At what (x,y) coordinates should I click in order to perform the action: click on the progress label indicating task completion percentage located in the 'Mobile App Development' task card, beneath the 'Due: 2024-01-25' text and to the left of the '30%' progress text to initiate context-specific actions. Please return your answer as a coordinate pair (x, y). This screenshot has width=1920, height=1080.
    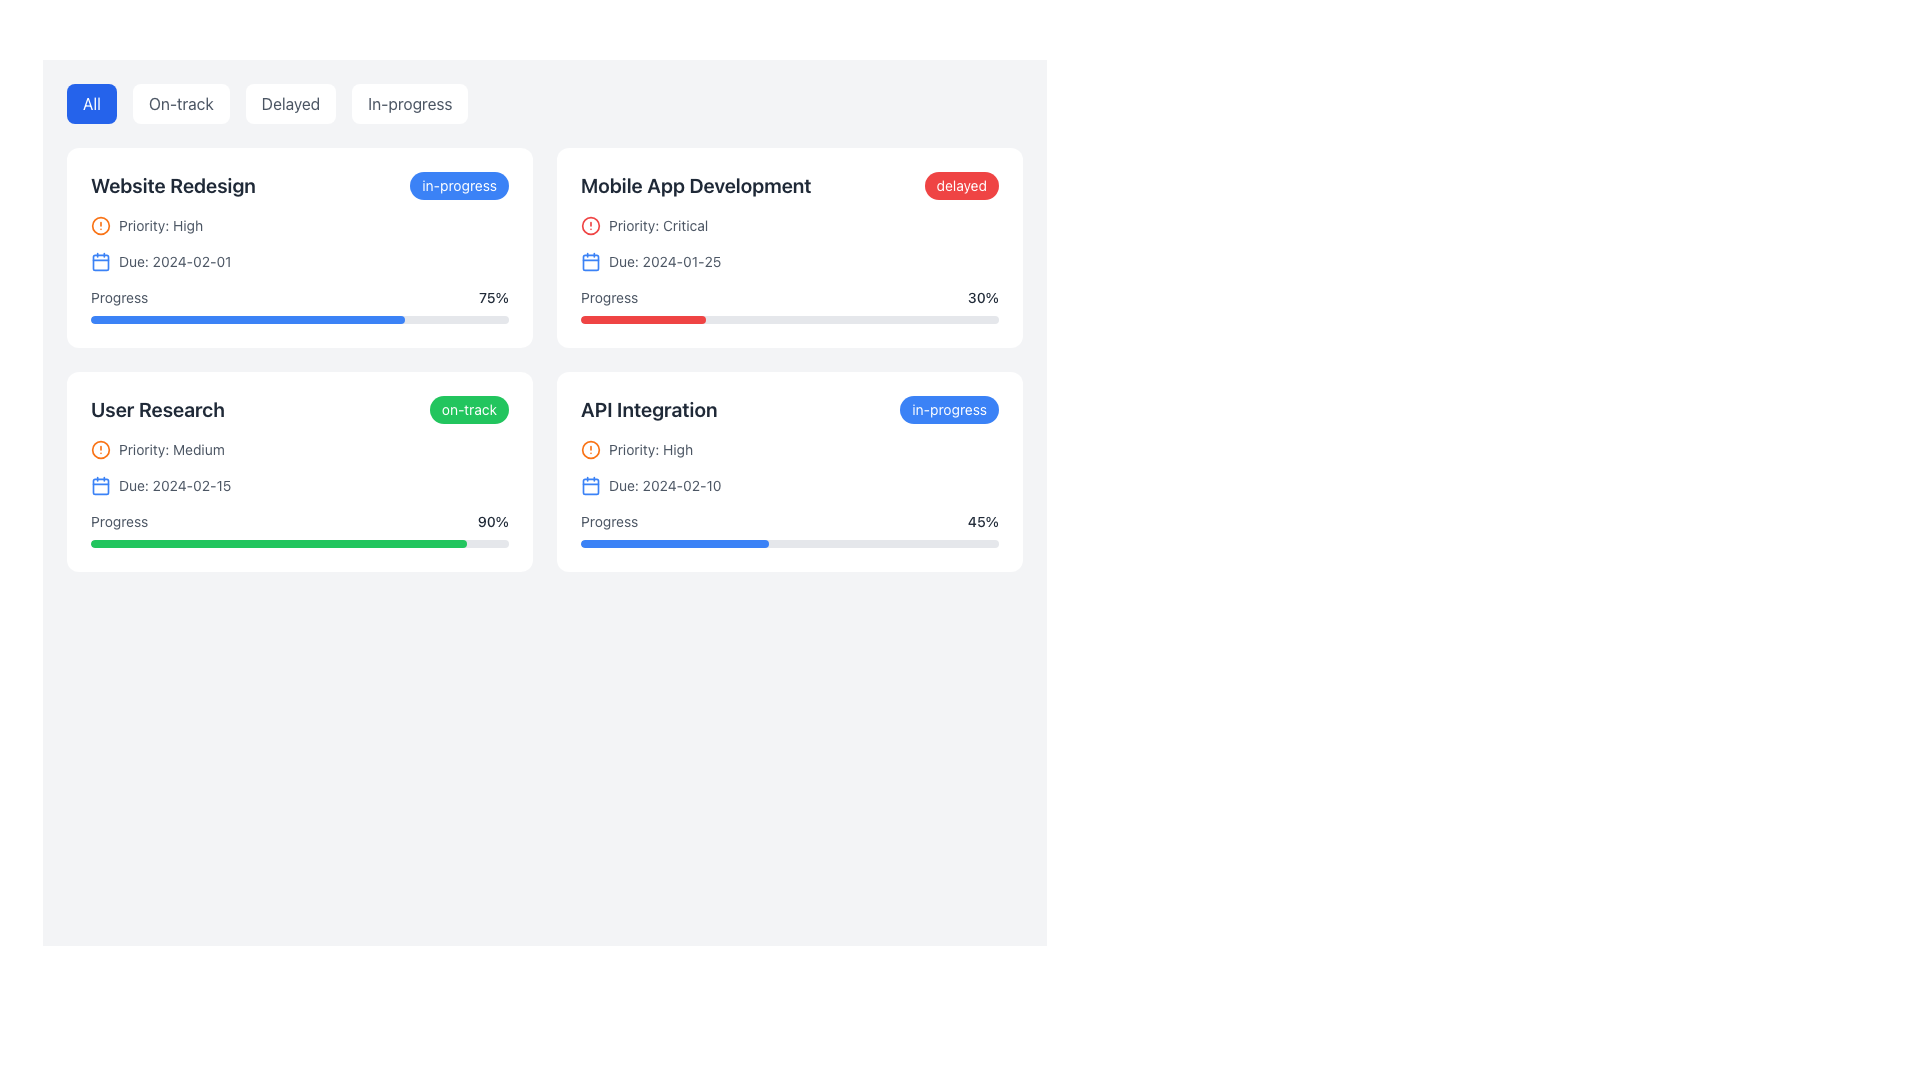
    Looking at the image, I should click on (608, 297).